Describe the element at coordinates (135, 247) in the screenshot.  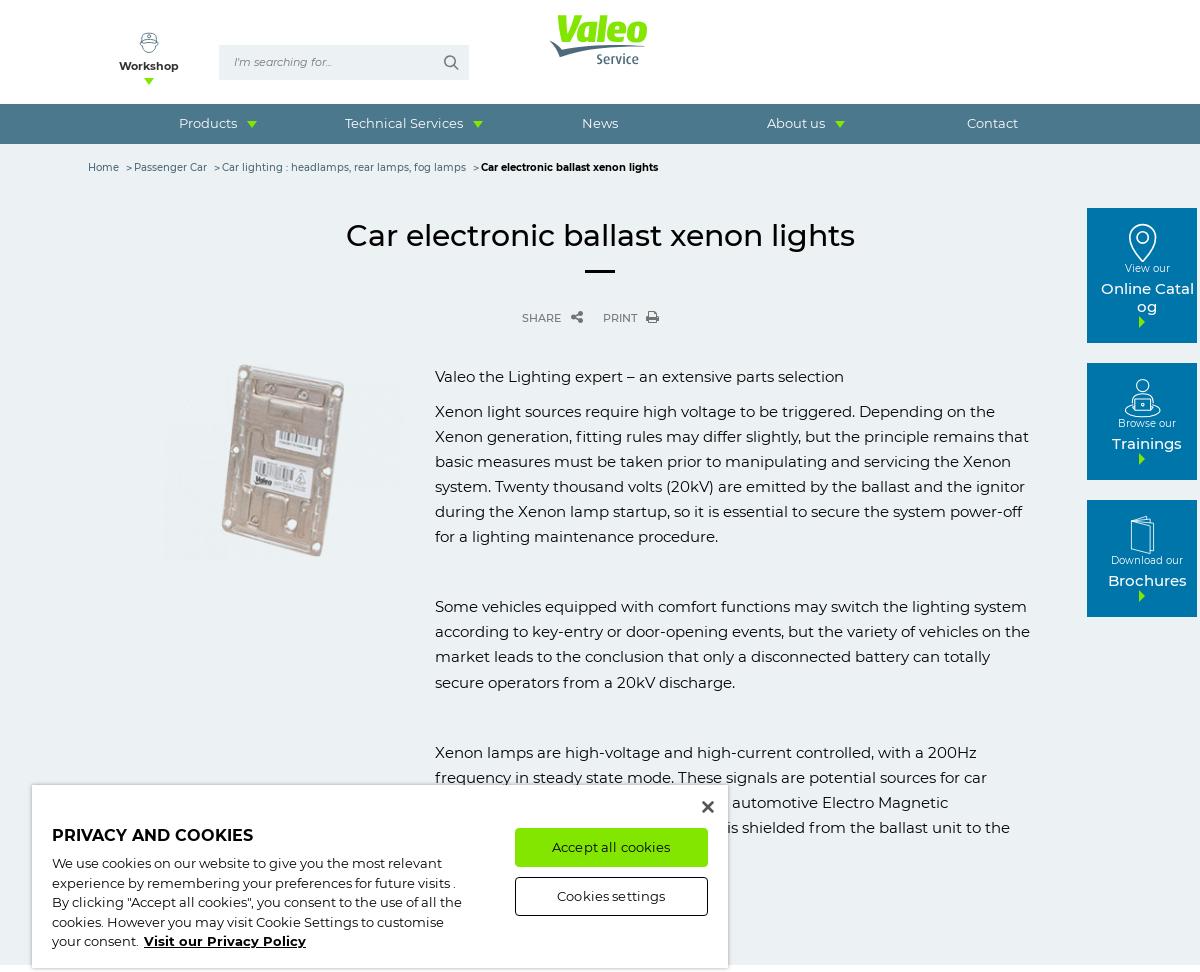
I see `'MSDS - Material Safety Data Sheets'` at that location.